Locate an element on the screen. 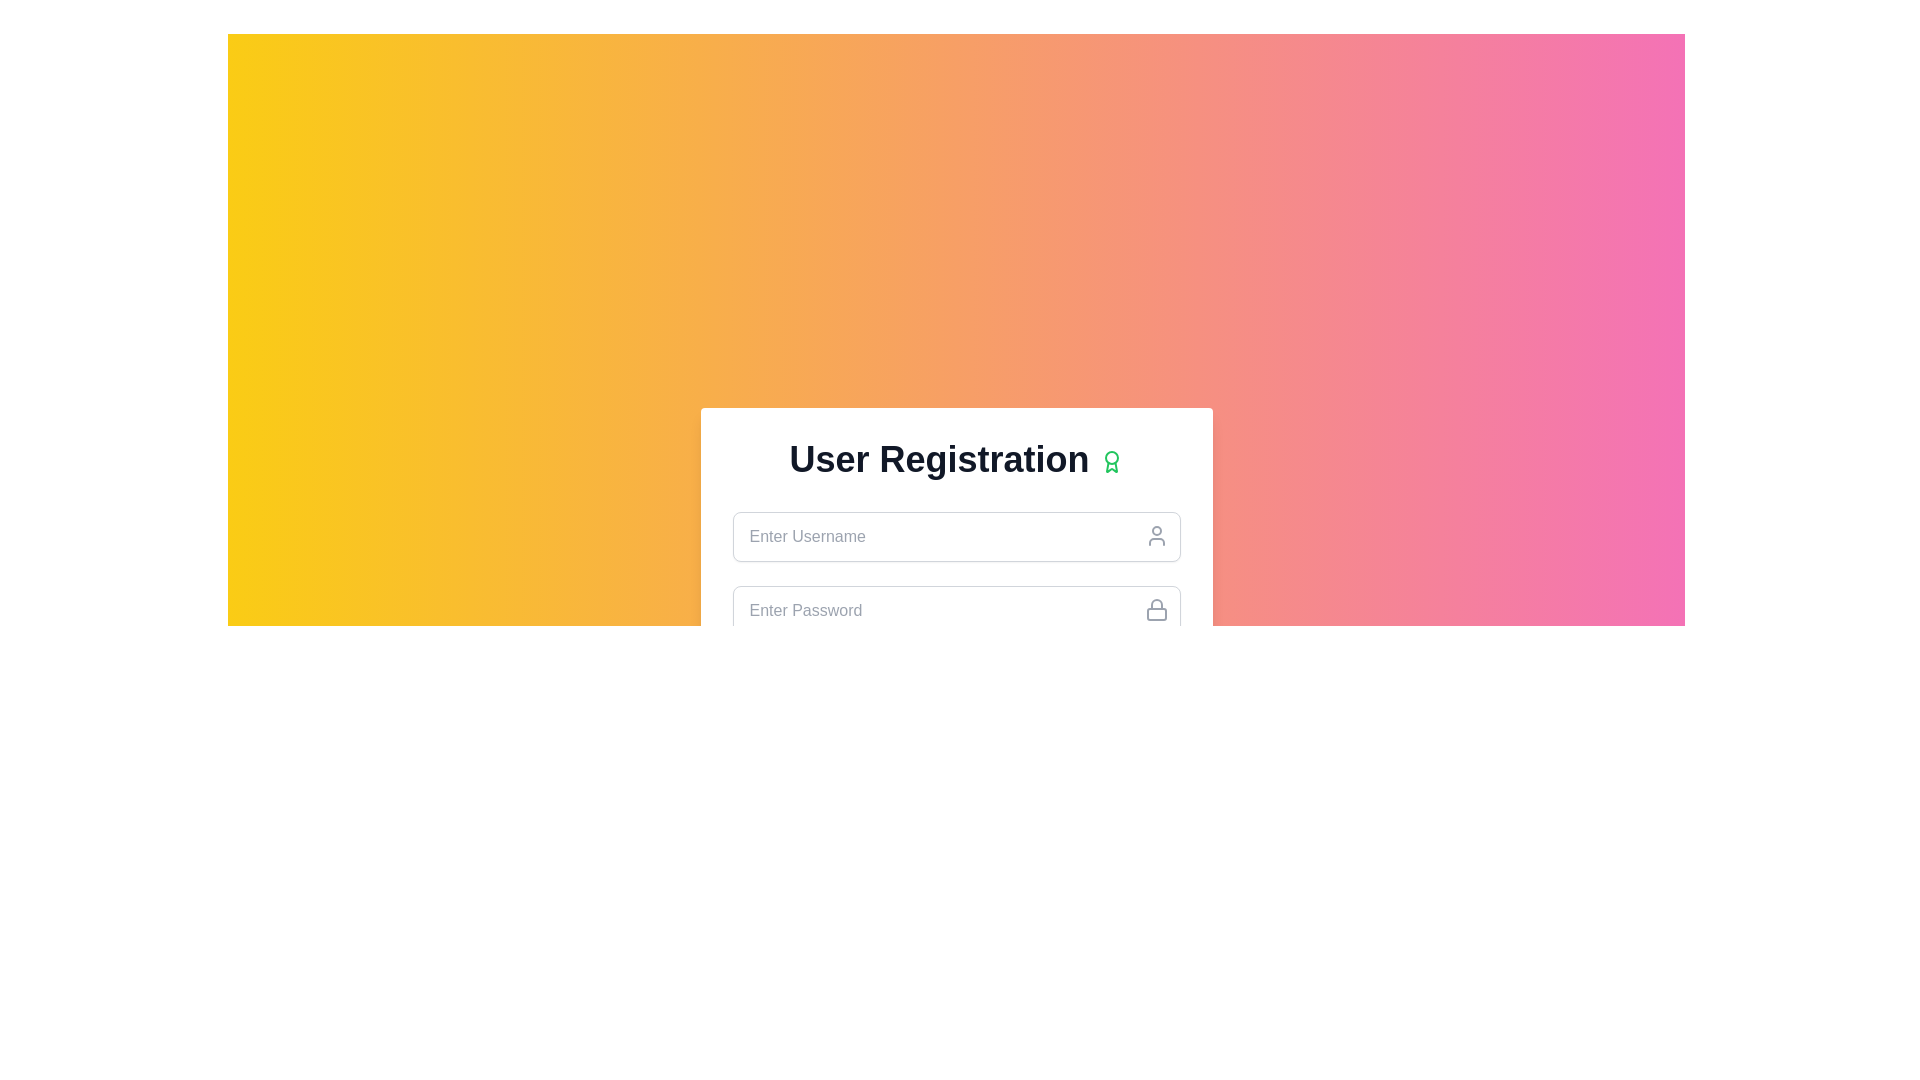  the award medallion icon, which is green in color and located to the right of the 'User Registration' title in the header section is located at coordinates (1110, 462).